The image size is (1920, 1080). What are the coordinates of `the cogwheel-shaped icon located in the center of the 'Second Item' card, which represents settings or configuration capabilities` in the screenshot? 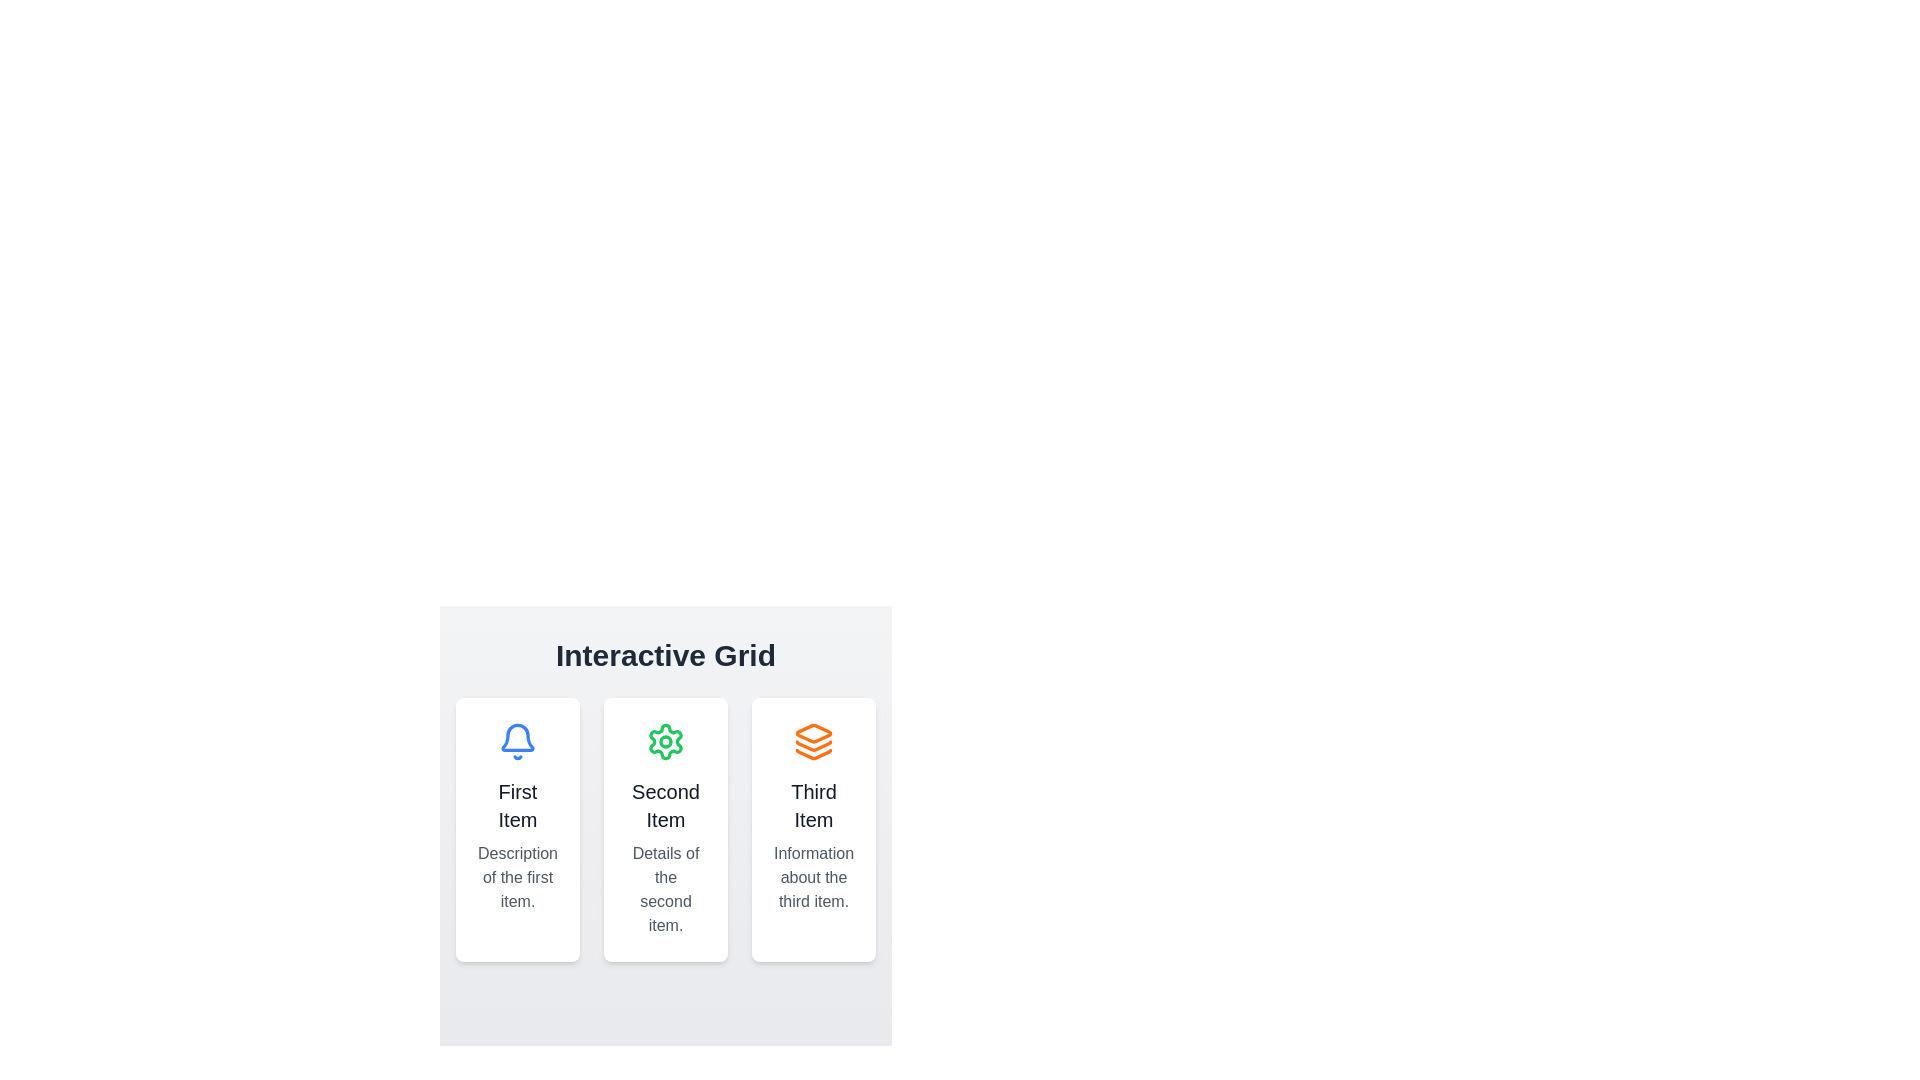 It's located at (666, 741).